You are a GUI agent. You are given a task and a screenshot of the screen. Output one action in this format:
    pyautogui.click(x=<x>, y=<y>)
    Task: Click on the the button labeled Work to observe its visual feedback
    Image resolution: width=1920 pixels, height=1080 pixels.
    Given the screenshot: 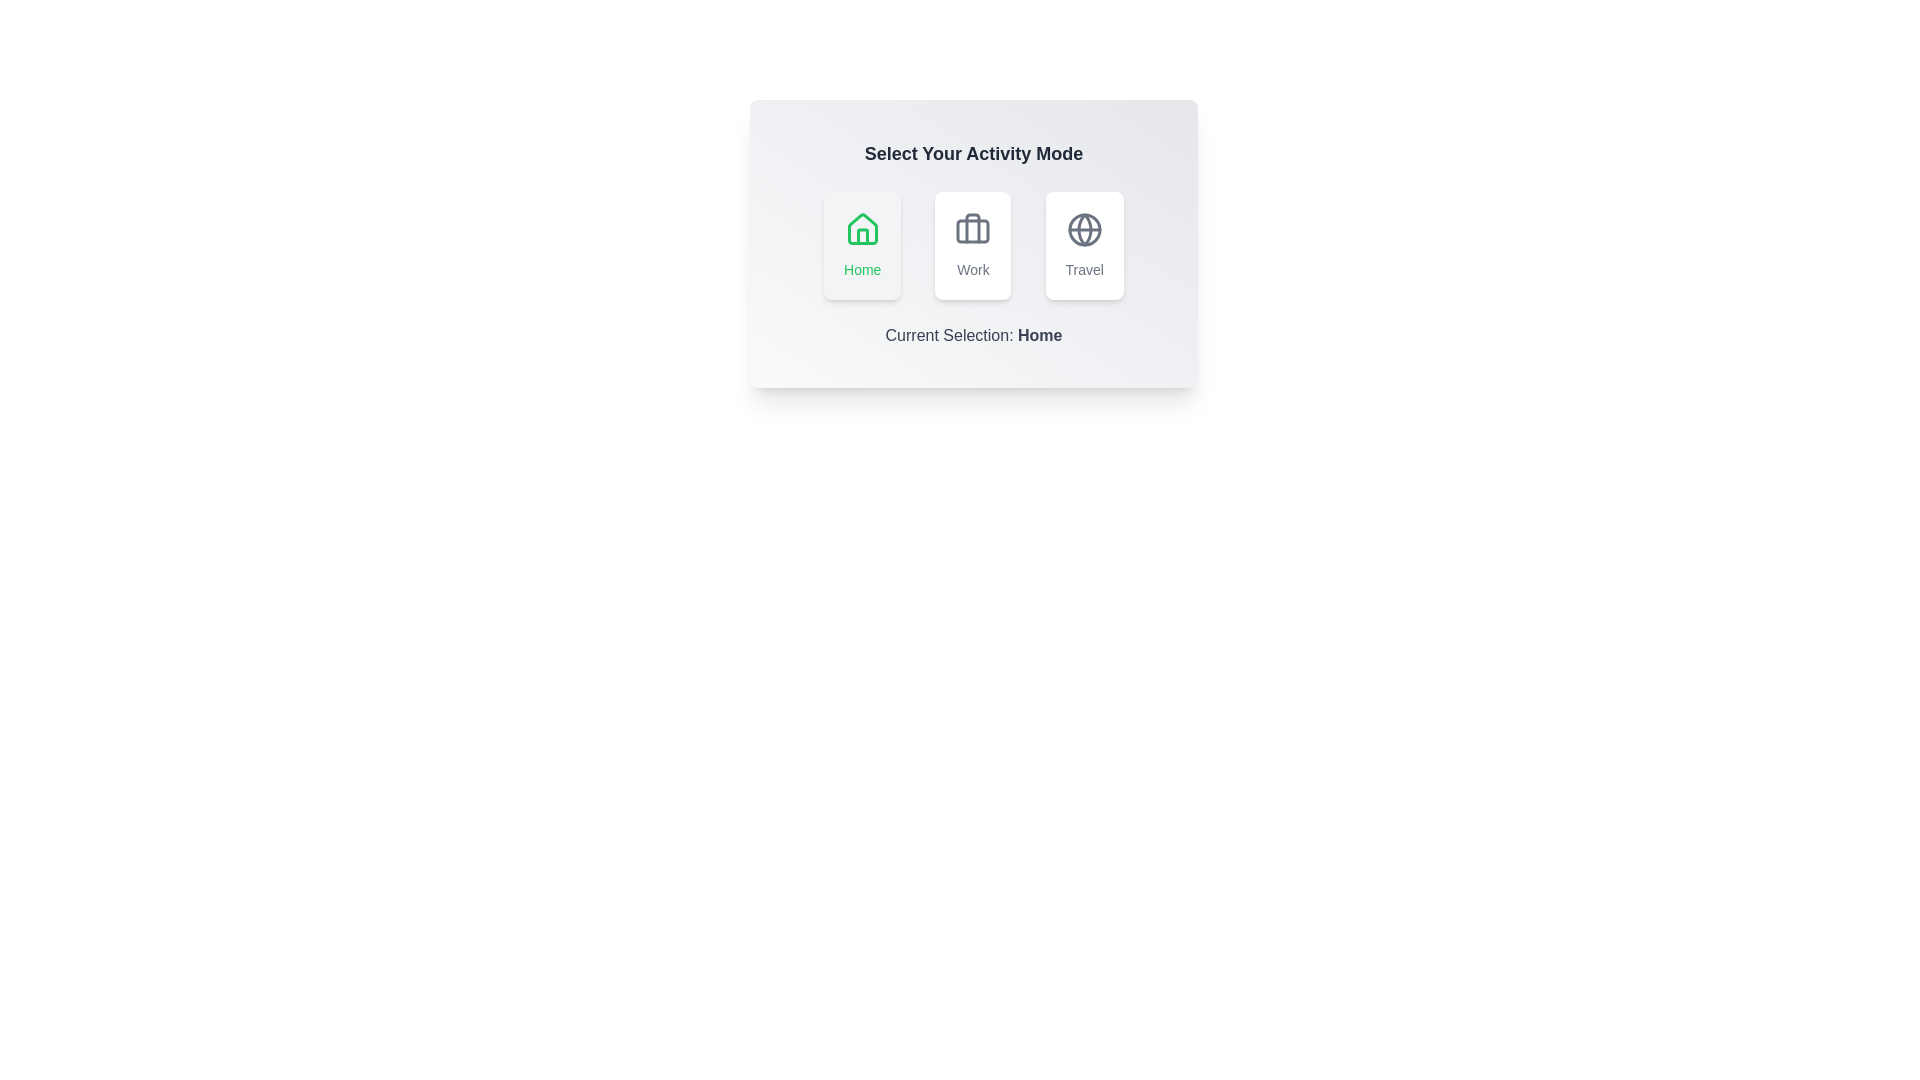 What is the action you would take?
    pyautogui.click(x=973, y=245)
    